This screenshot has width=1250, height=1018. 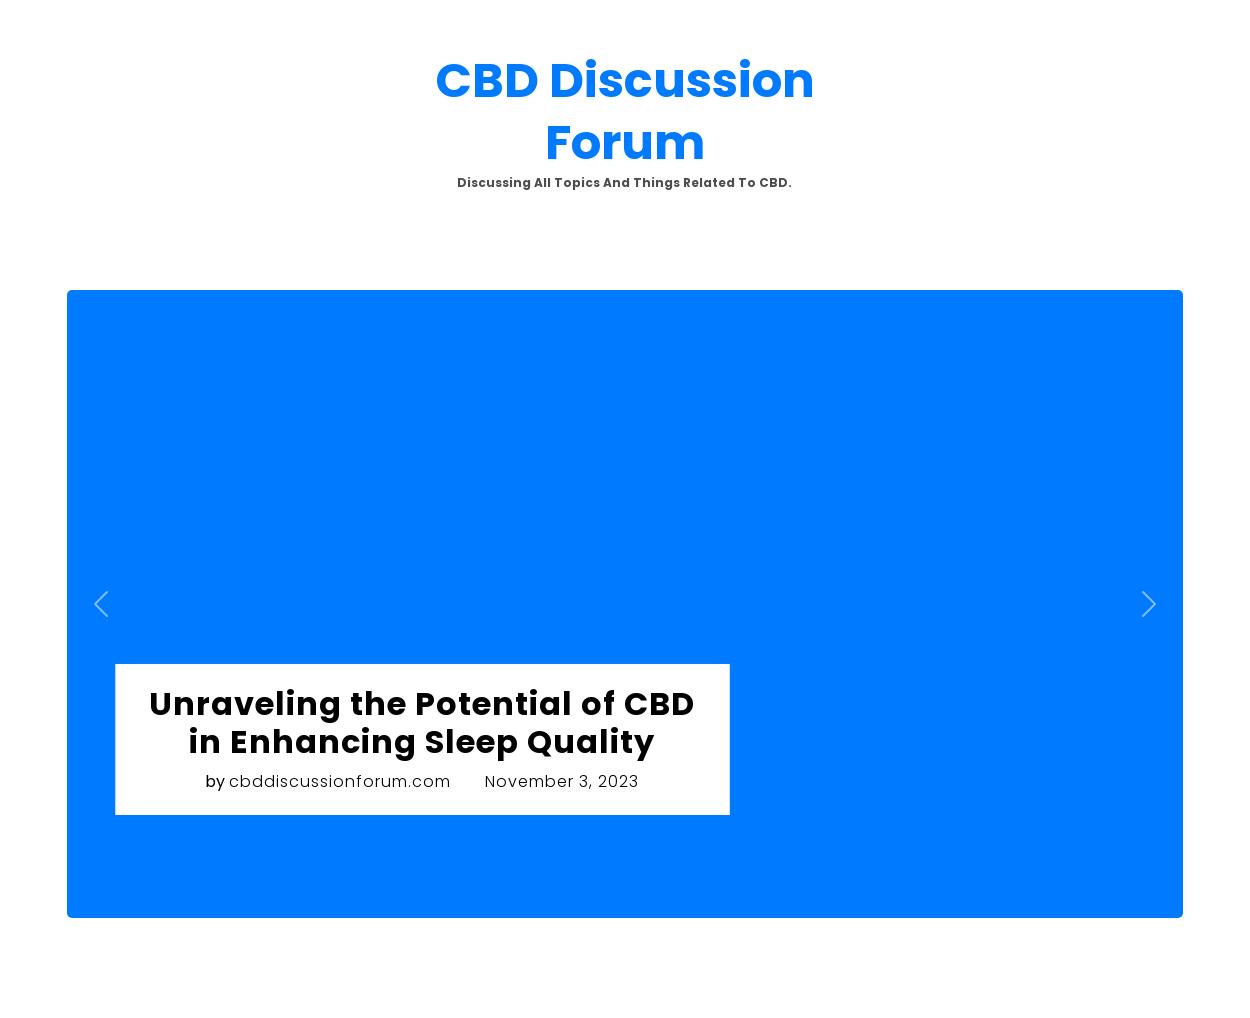 What do you see at coordinates (1011, 302) in the screenshot?
I see `'October 29, 2023'` at bounding box center [1011, 302].